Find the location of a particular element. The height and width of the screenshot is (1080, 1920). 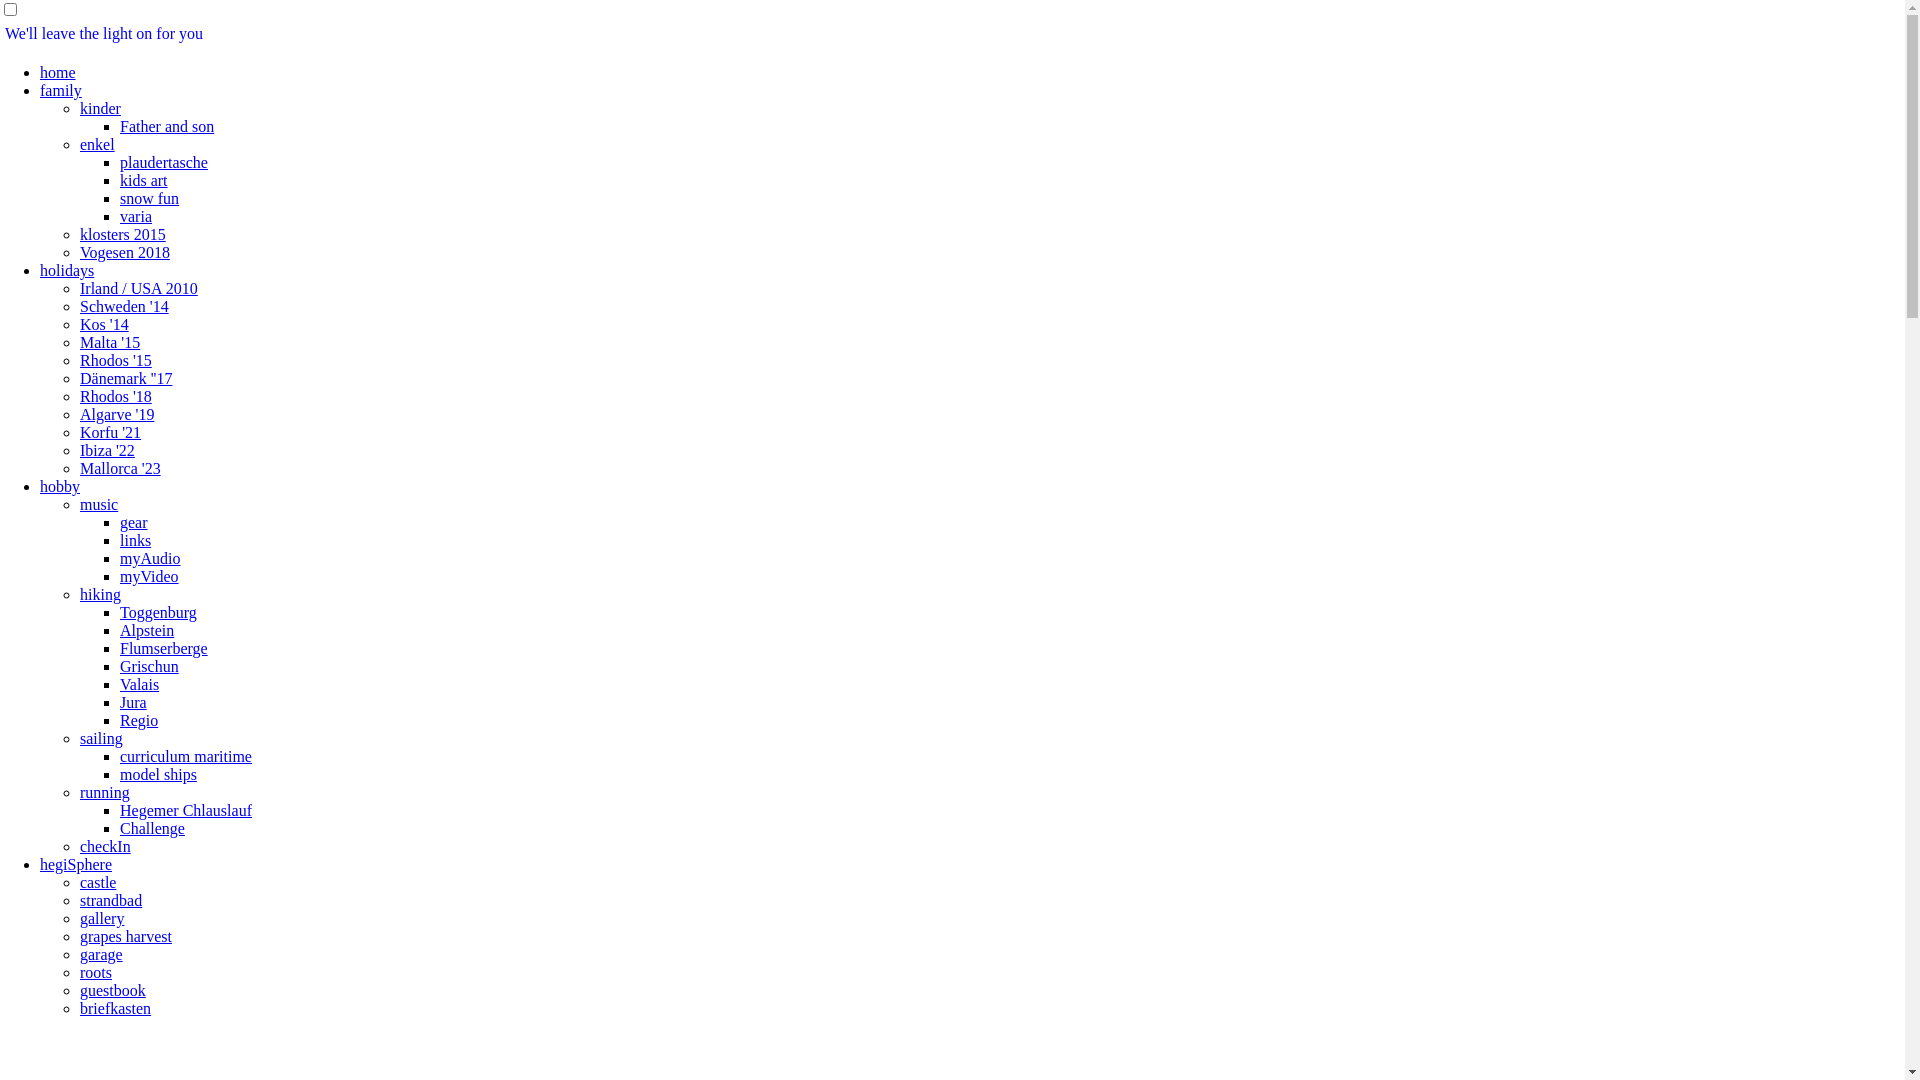

'Mallorca '23' is located at coordinates (119, 468).